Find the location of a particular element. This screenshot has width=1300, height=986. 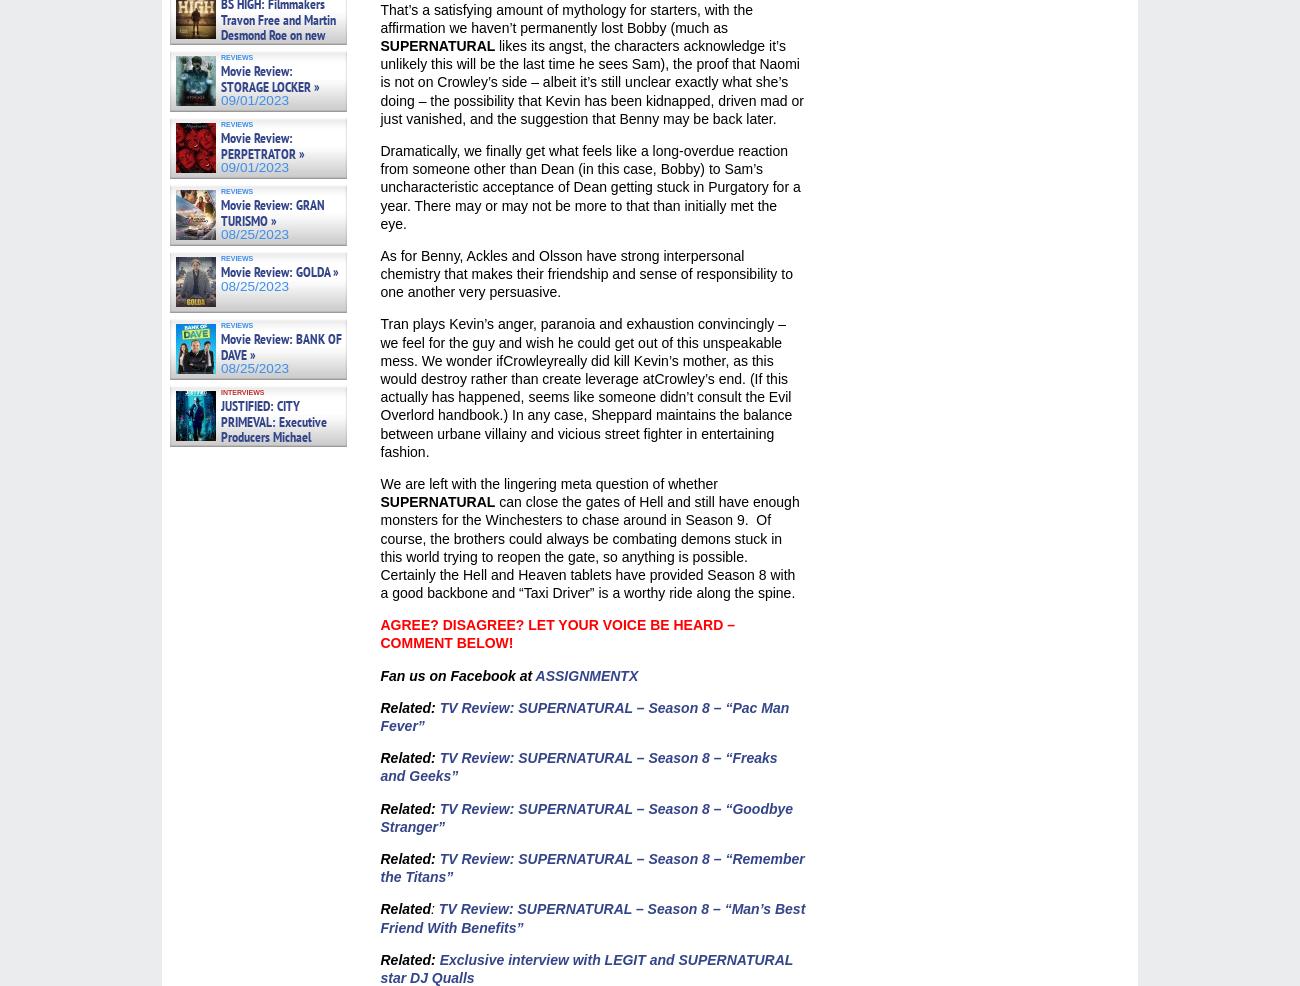

'likes its angst, the characters acknowledge it’s unlikely this will be the last time he sees Sam), the proof that Naomi is not on Crowley’s side – albeit it’s still unclear exactly what she’s doing – the possibility that Kevin has been kidnapped, driven mad or just vanished, and the suggestion that Benny may be back later.' is located at coordinates (378, 81).